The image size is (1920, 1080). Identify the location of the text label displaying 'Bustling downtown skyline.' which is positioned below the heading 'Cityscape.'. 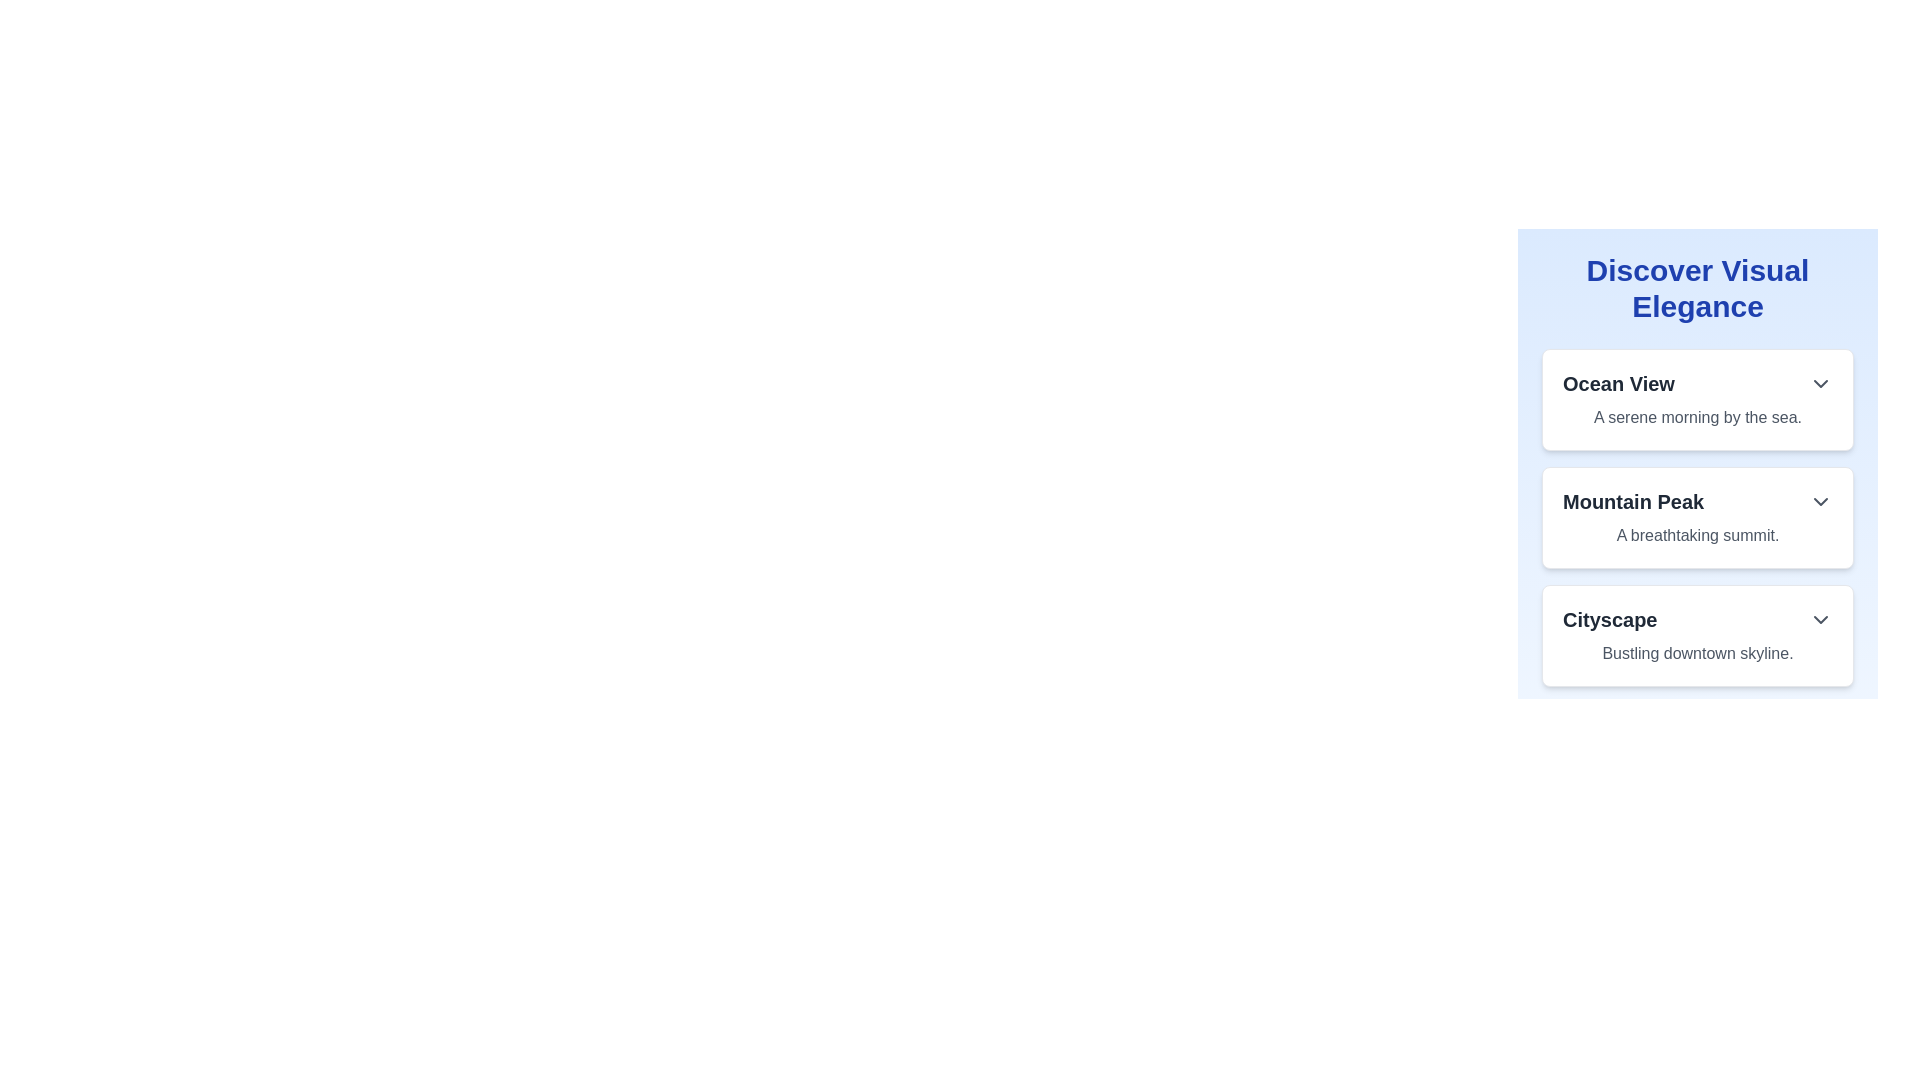
(1697, 654).